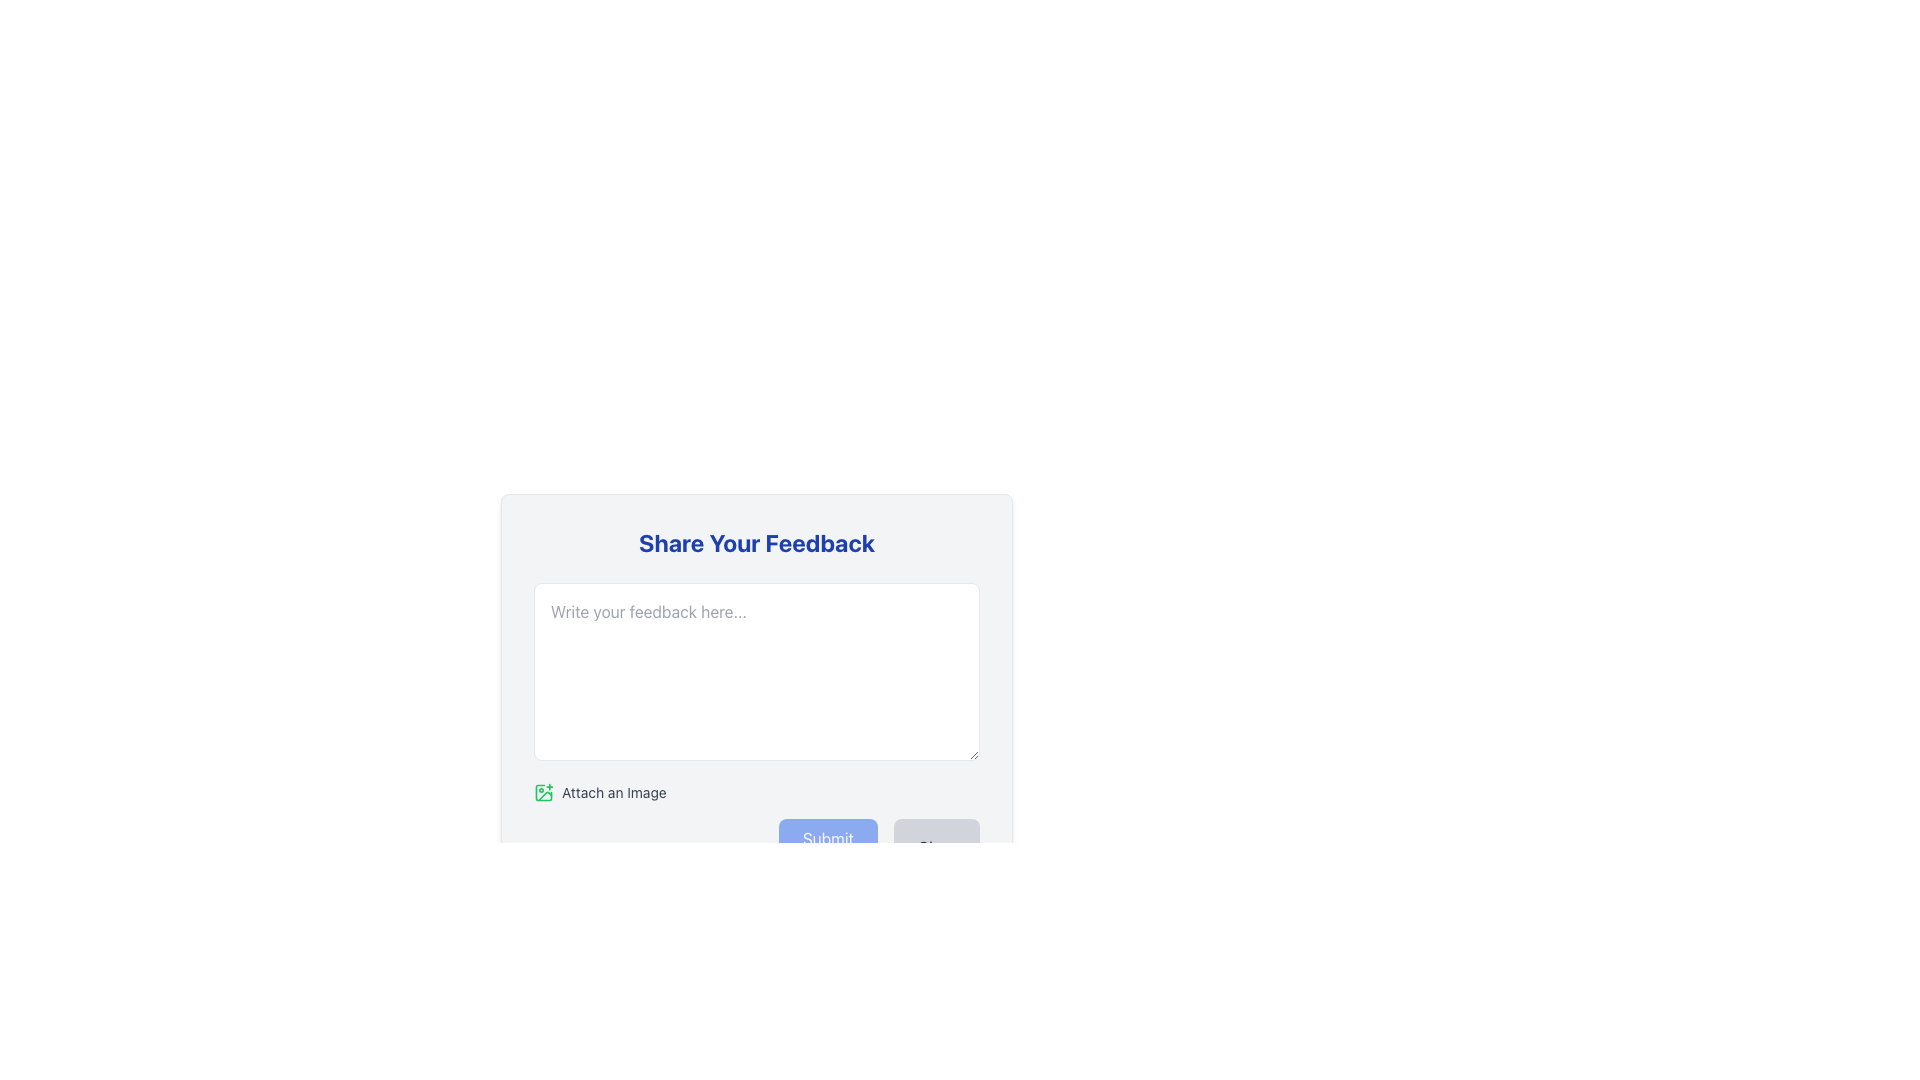 This screenshot has height=1080, width=1920. What do you see at coordinates (756, 701) in the screenshot?
I see `the textarea of the feedback form to write user comments or suggestions` at bounding box center [756, 701].